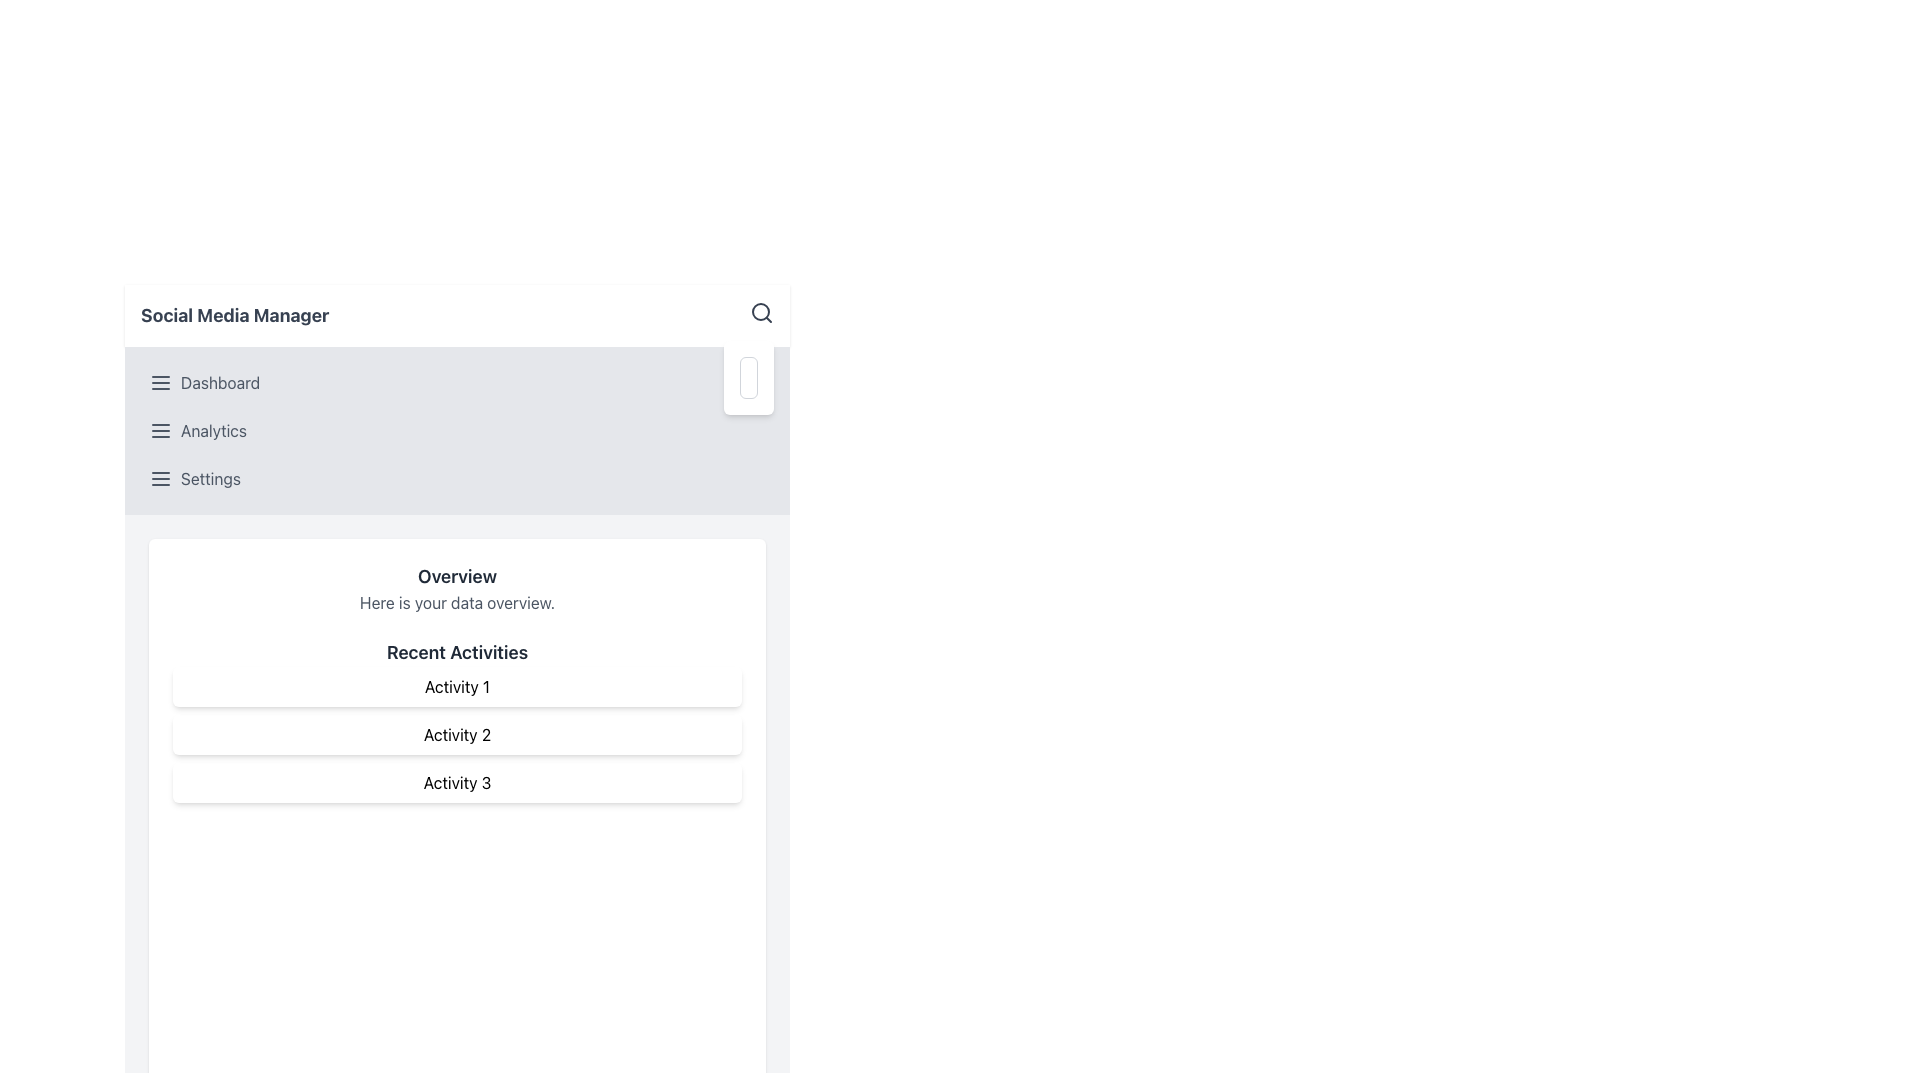 The width and height of the screenshot is (1920, 1080). Describe the element at coordinates (456, 478) in the screenshot. I see `the 'Settings' button in the vertical menu` at that location.